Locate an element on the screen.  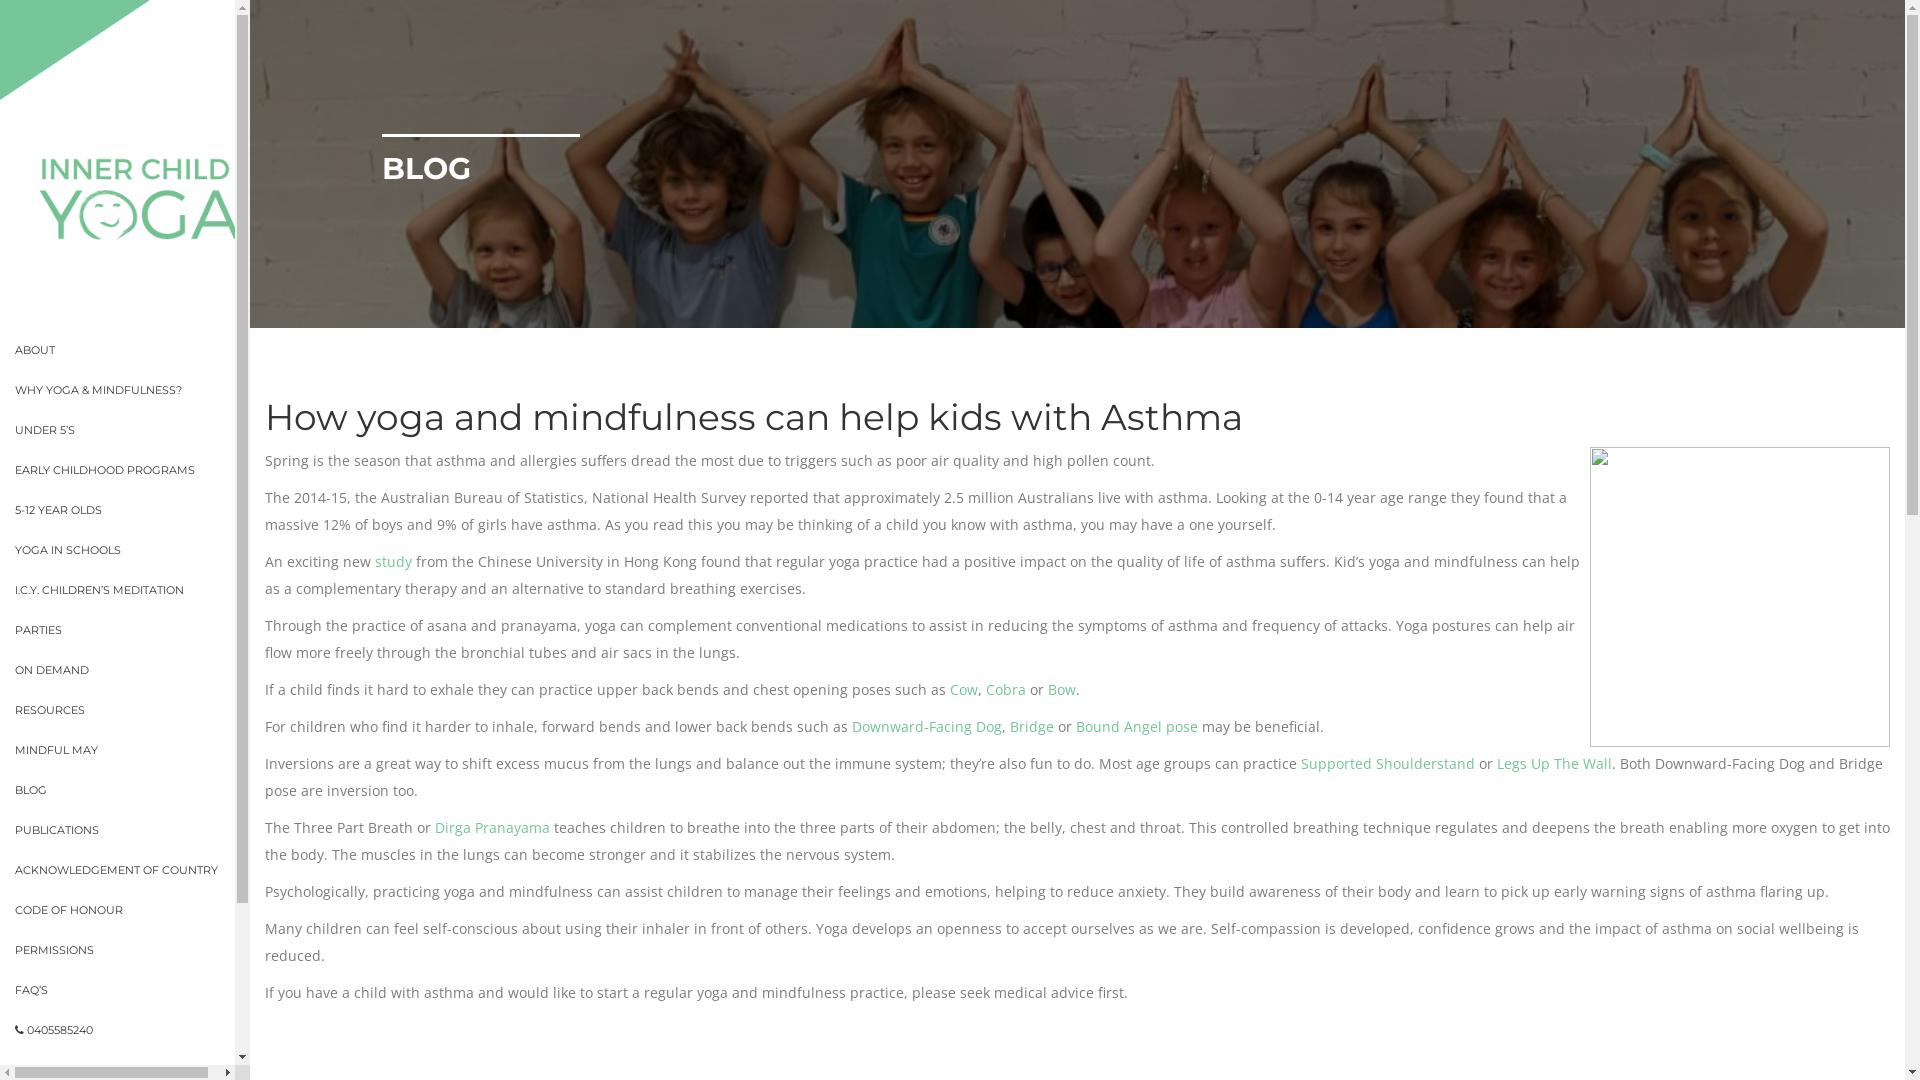
'Bridge' is located at coordinates (1032, 726).